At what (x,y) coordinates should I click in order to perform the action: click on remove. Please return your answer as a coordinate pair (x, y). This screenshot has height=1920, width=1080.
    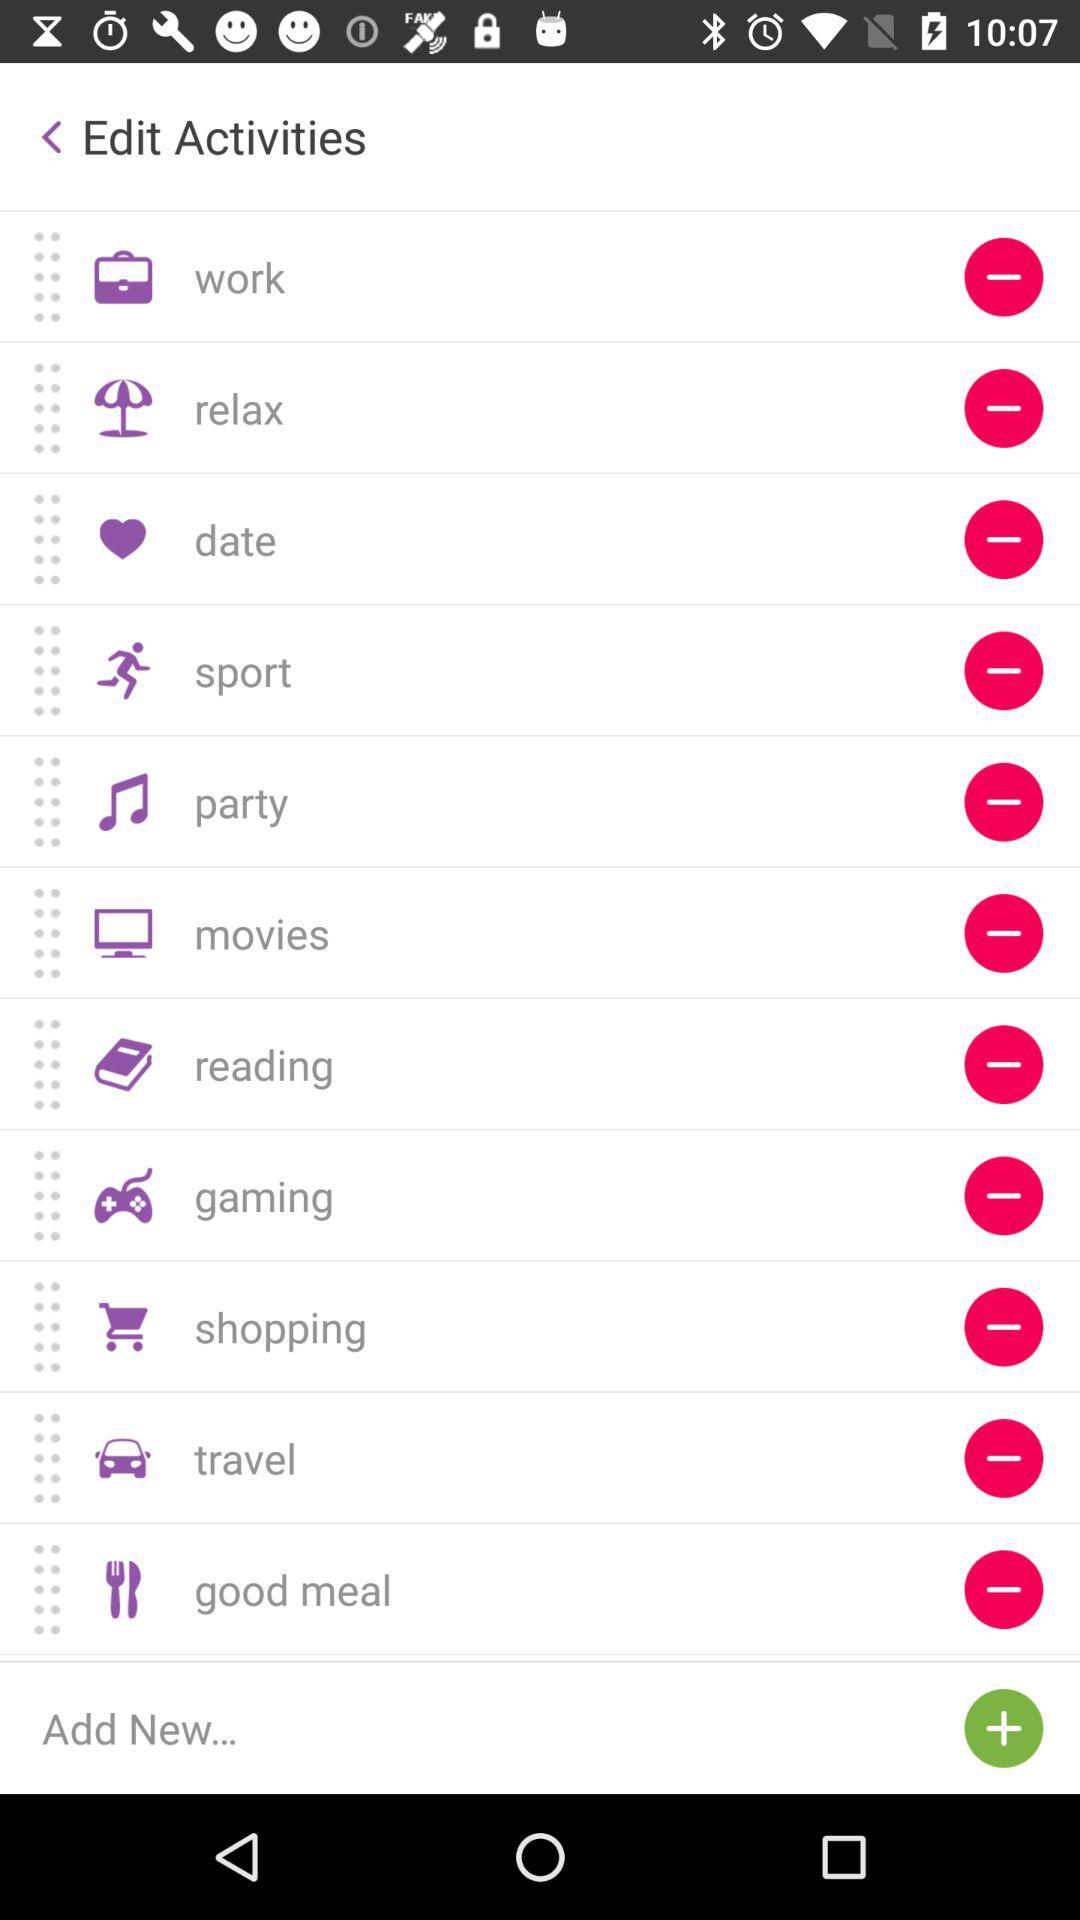
    Looking at the image, I should click on (1003, 1195).